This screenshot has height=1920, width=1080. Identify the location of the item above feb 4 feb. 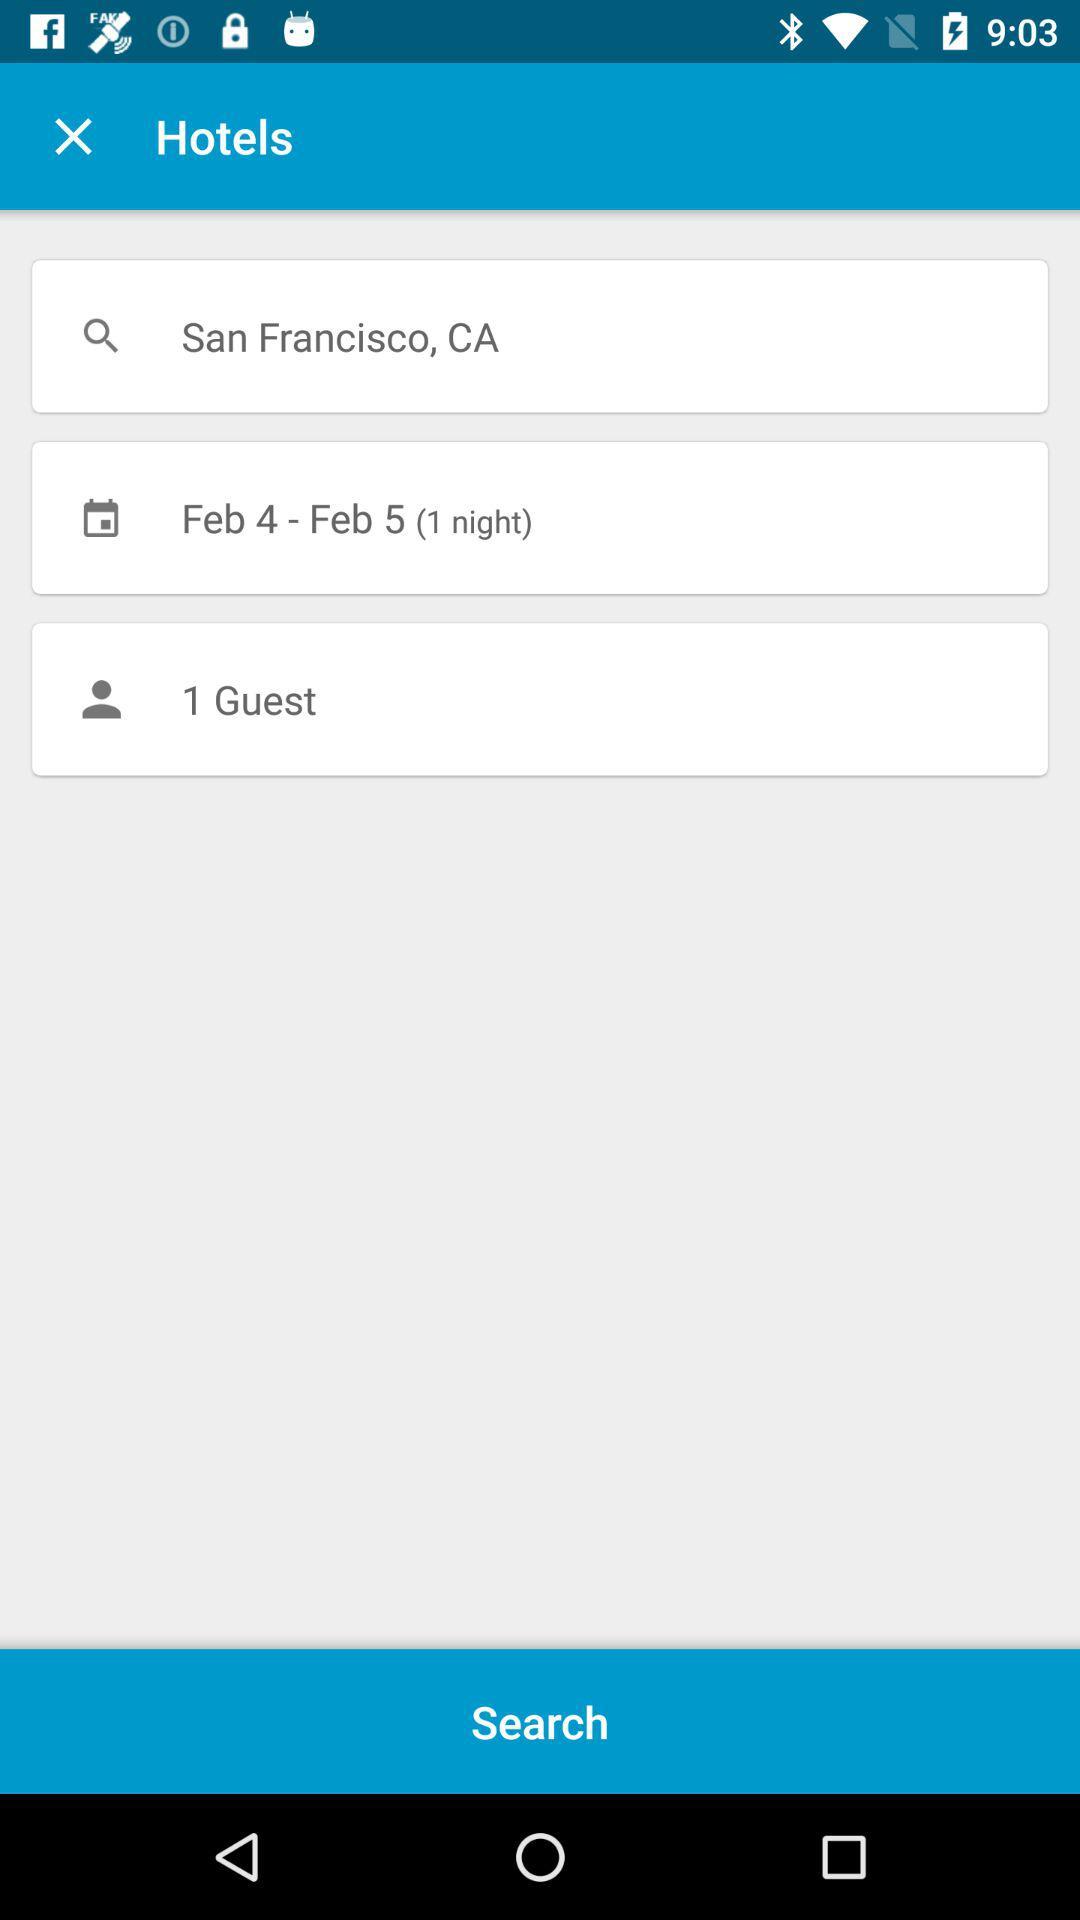
(540, 336).